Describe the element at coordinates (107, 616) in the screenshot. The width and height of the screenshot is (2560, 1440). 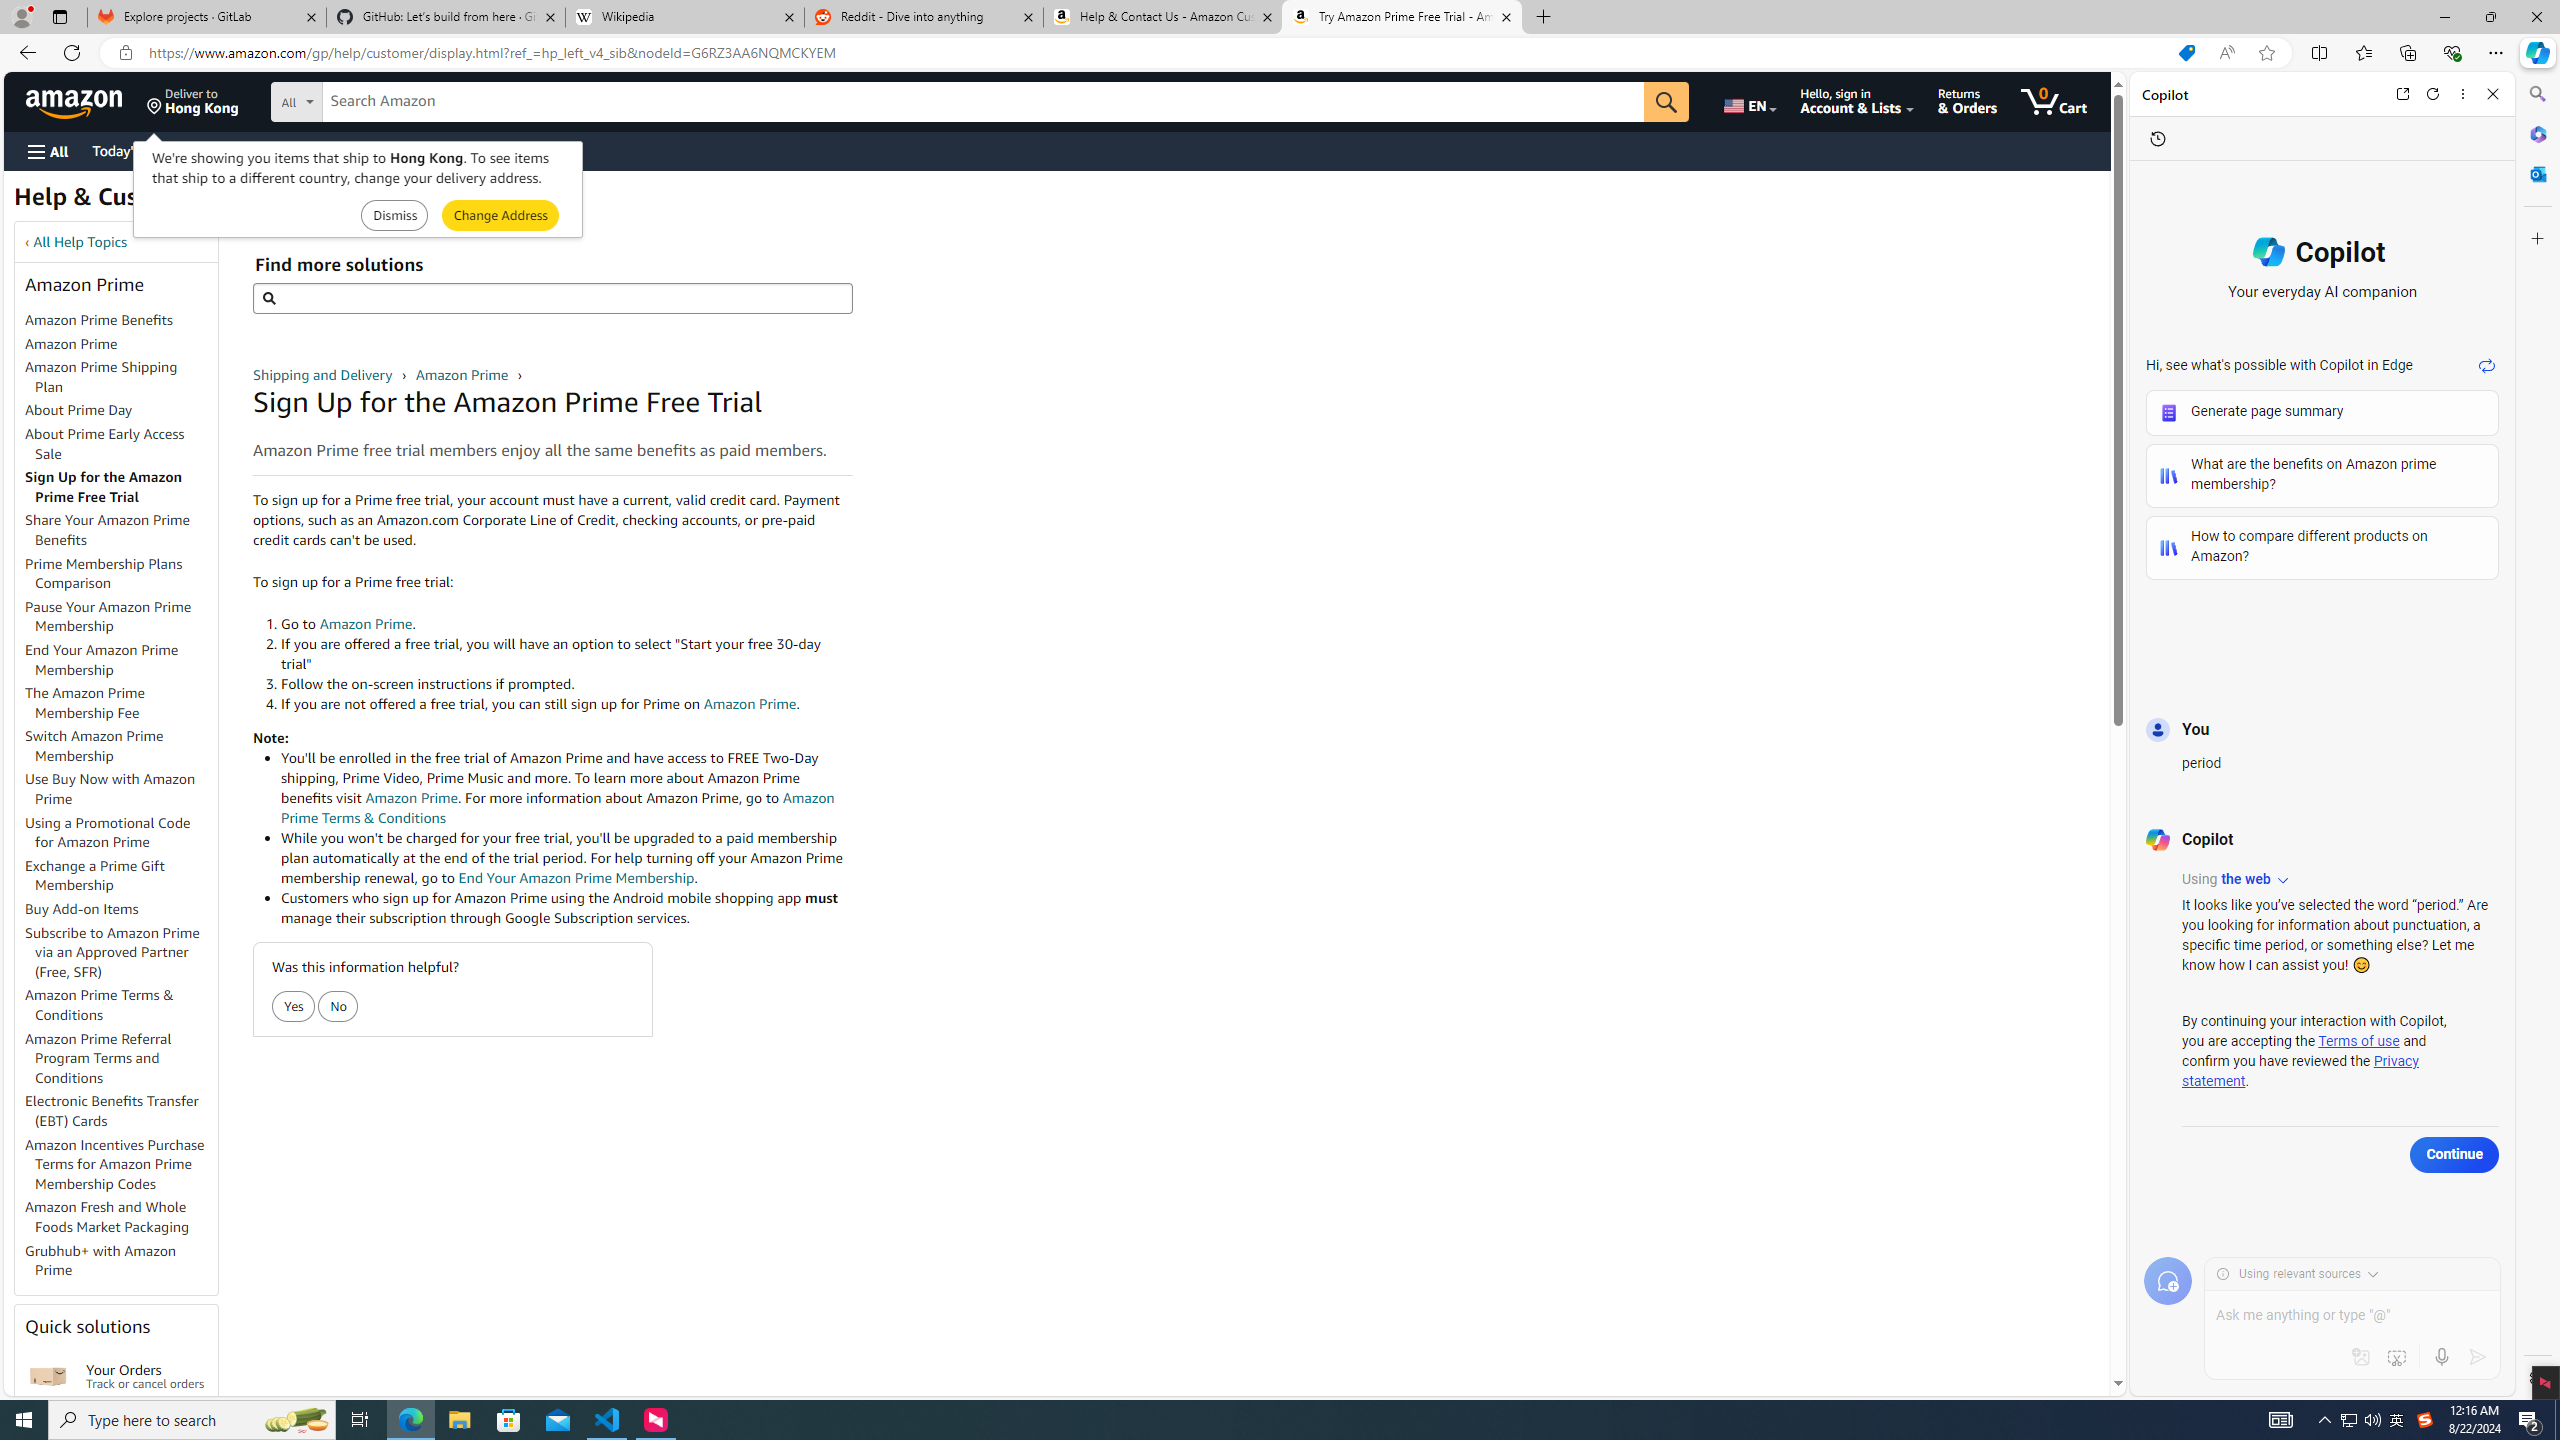
I see `'Pause Your Amazon Prime Membership'` at that location.